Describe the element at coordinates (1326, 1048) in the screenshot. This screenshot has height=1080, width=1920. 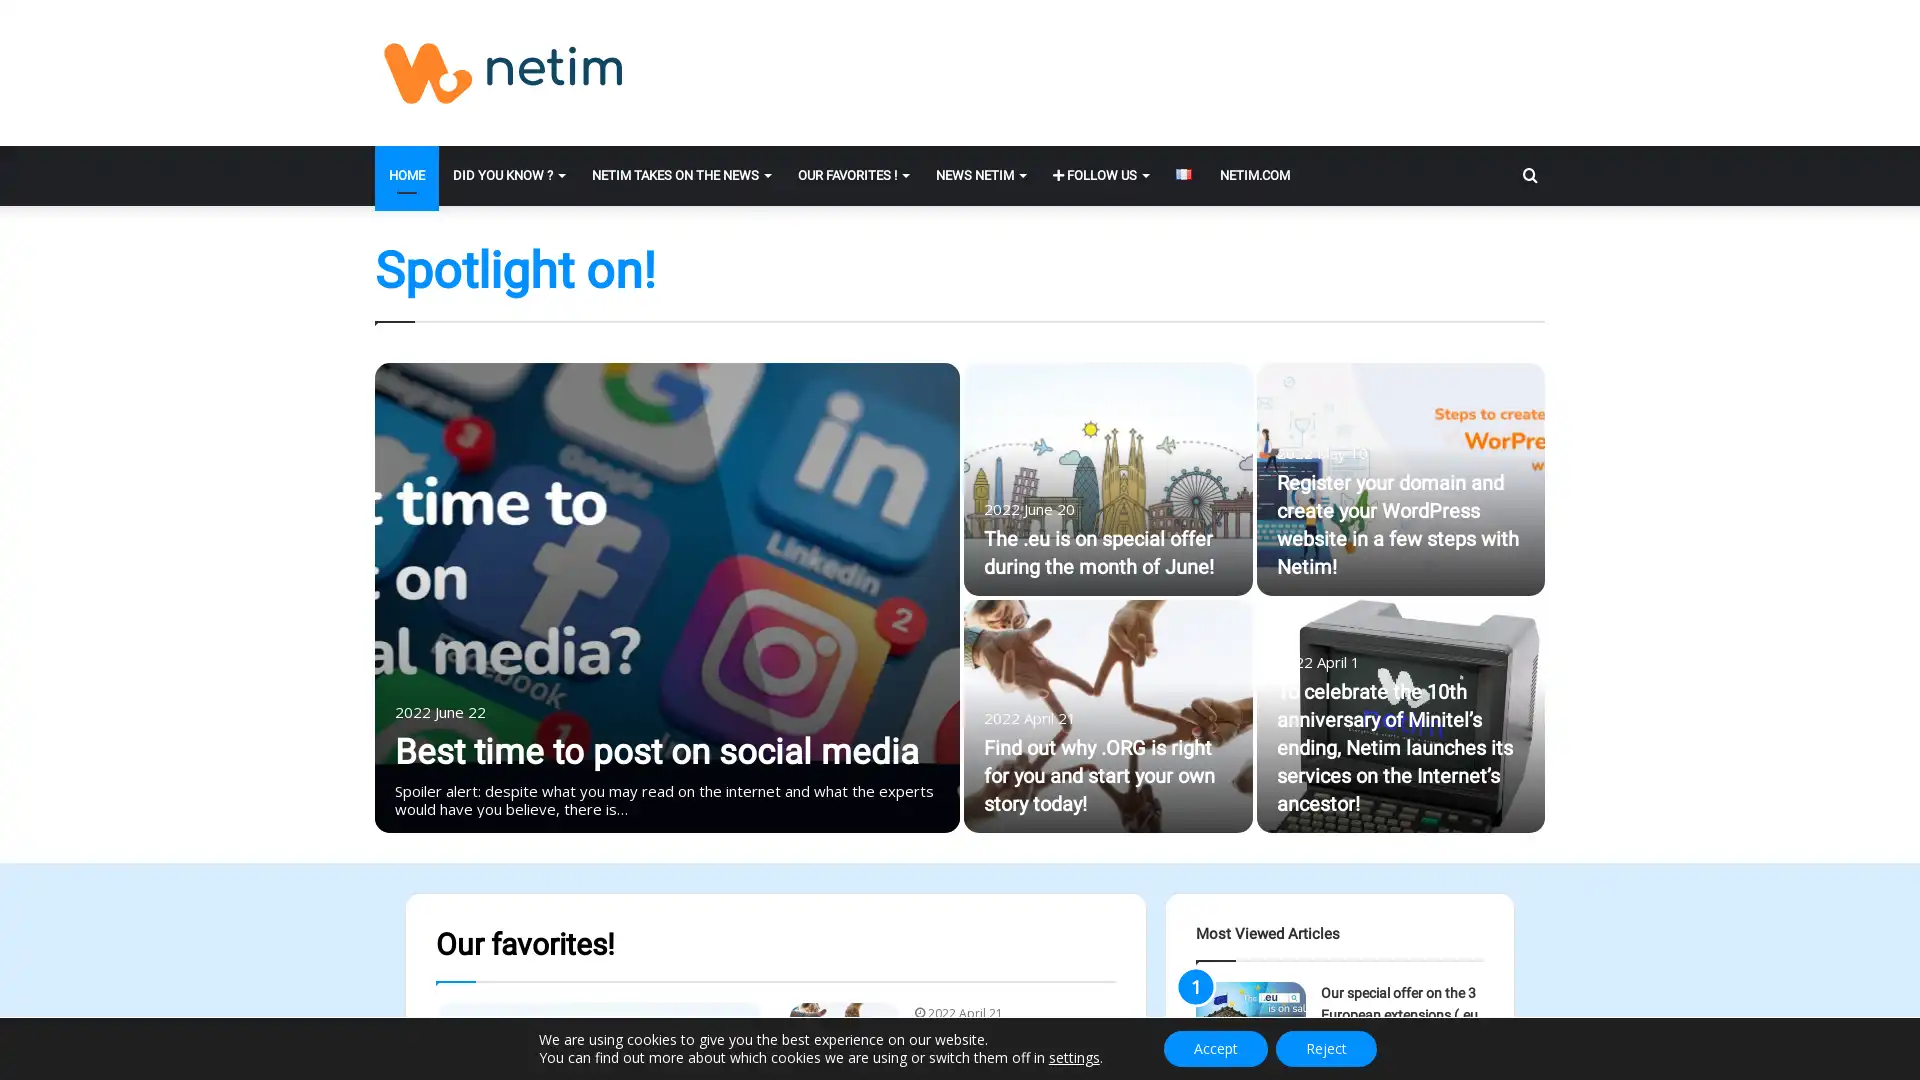
I see `Reject` at that location.